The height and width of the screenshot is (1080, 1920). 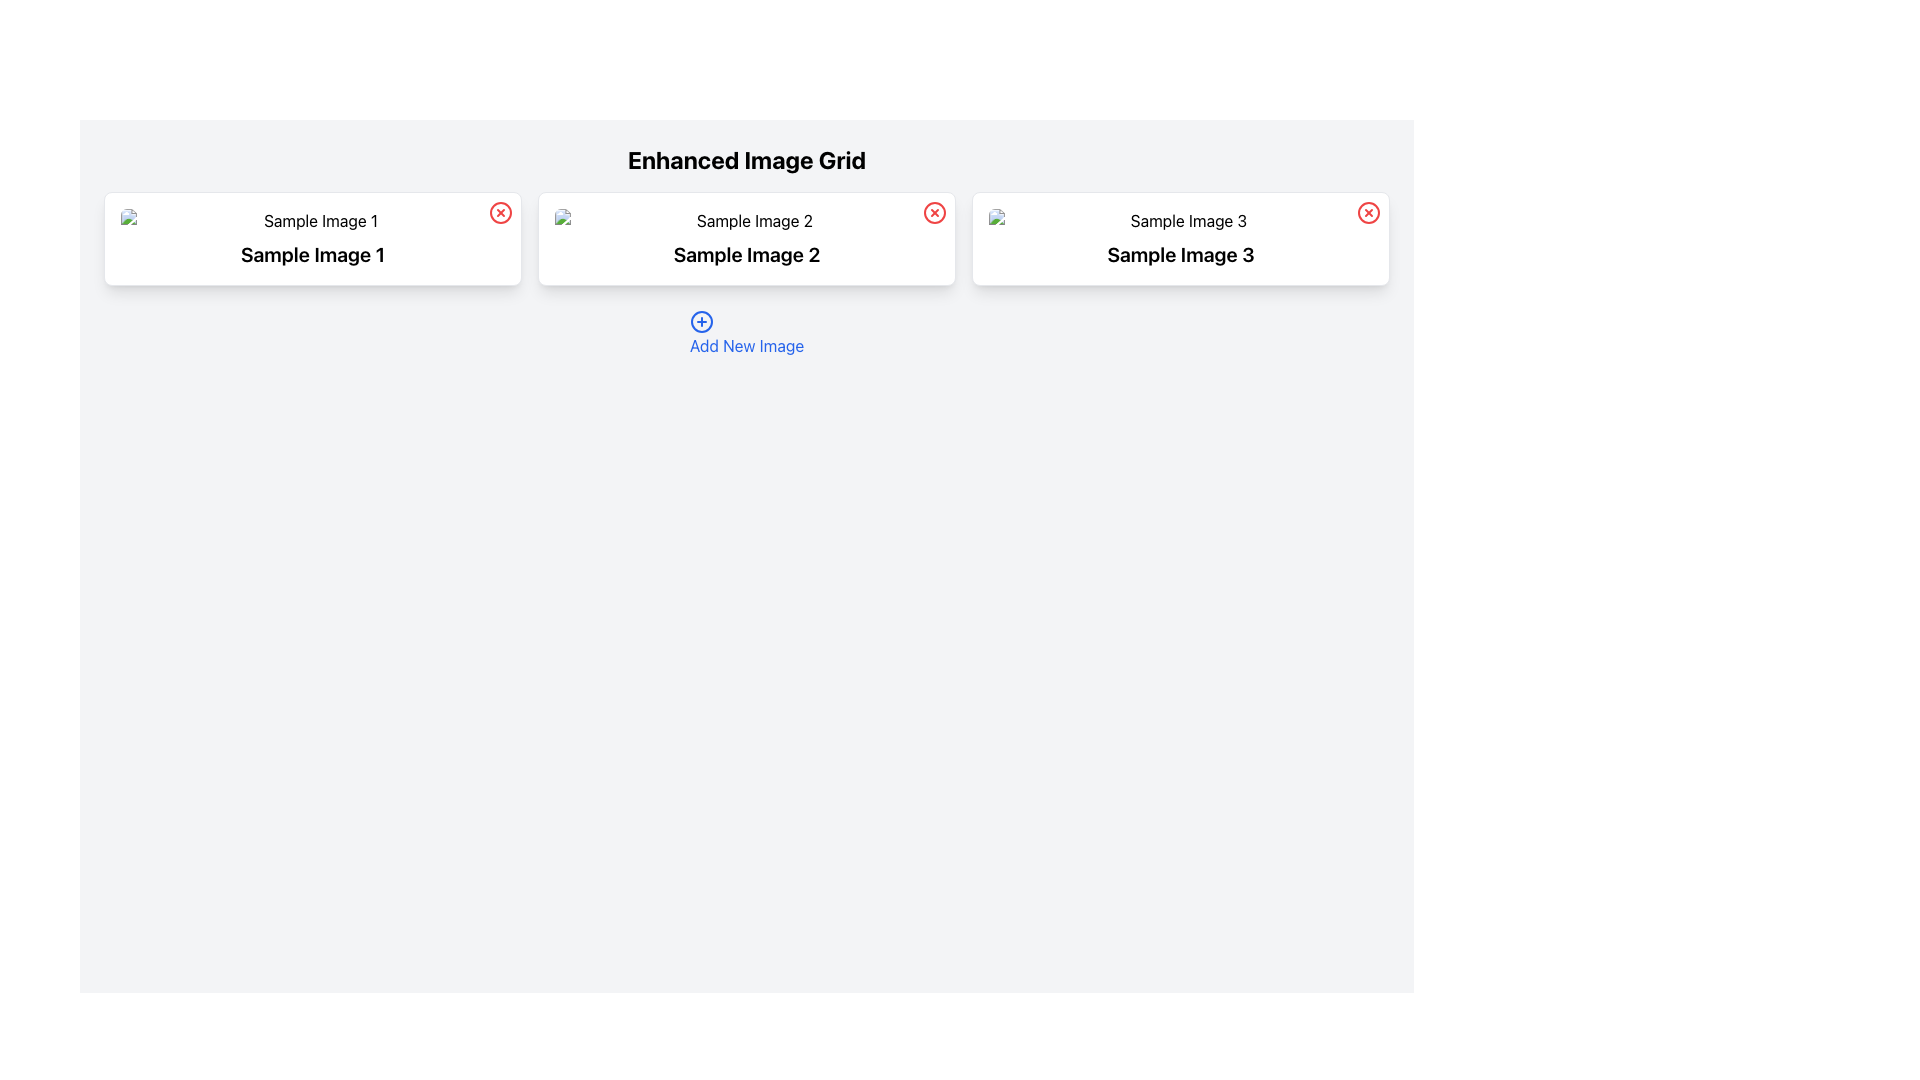 What do you see at coordinates (746, 253) in the screenshot?
I see `the Text Label that serves as a descriptive title for the associated image, located below 'Sample Image 2' in the middle section of the grid` at bounding box center [746, 253].